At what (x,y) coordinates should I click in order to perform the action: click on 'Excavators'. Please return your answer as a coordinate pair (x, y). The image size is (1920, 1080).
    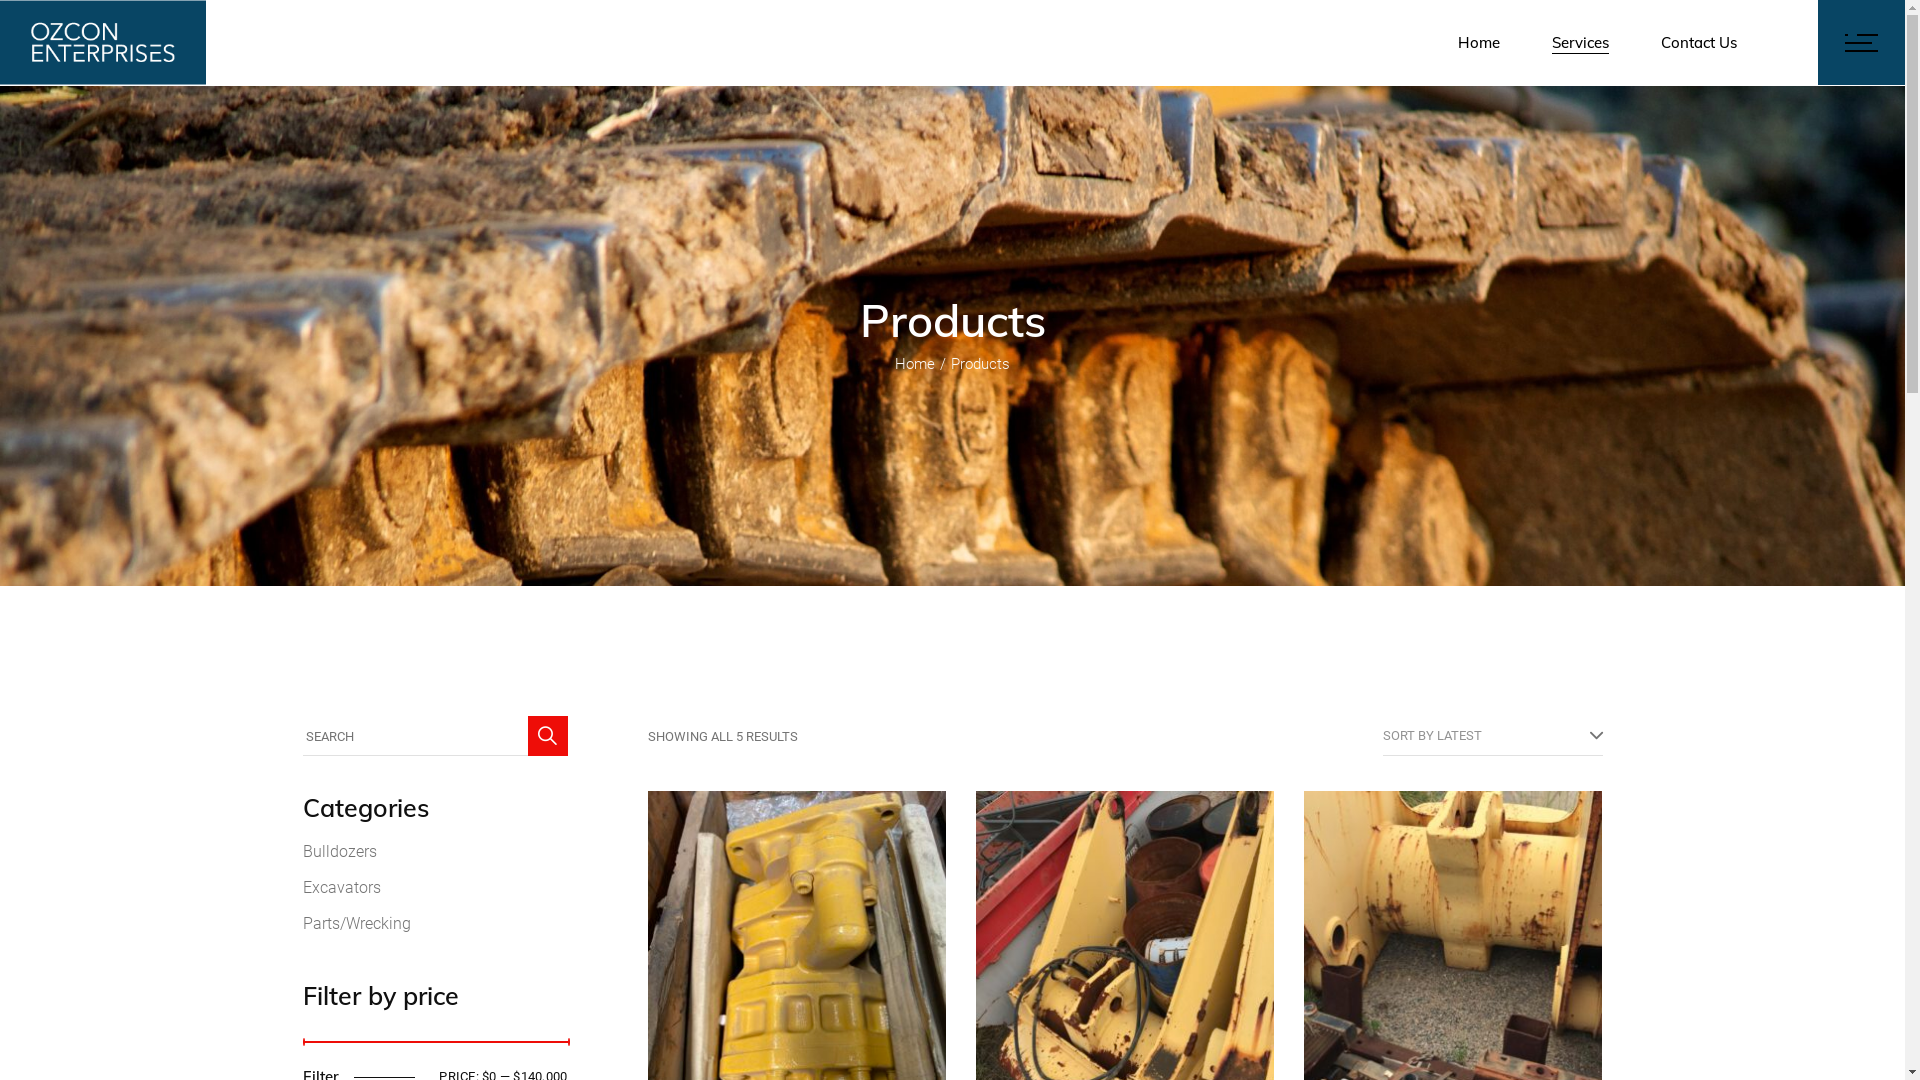
    Looking at the image, I should click on (340, 886).